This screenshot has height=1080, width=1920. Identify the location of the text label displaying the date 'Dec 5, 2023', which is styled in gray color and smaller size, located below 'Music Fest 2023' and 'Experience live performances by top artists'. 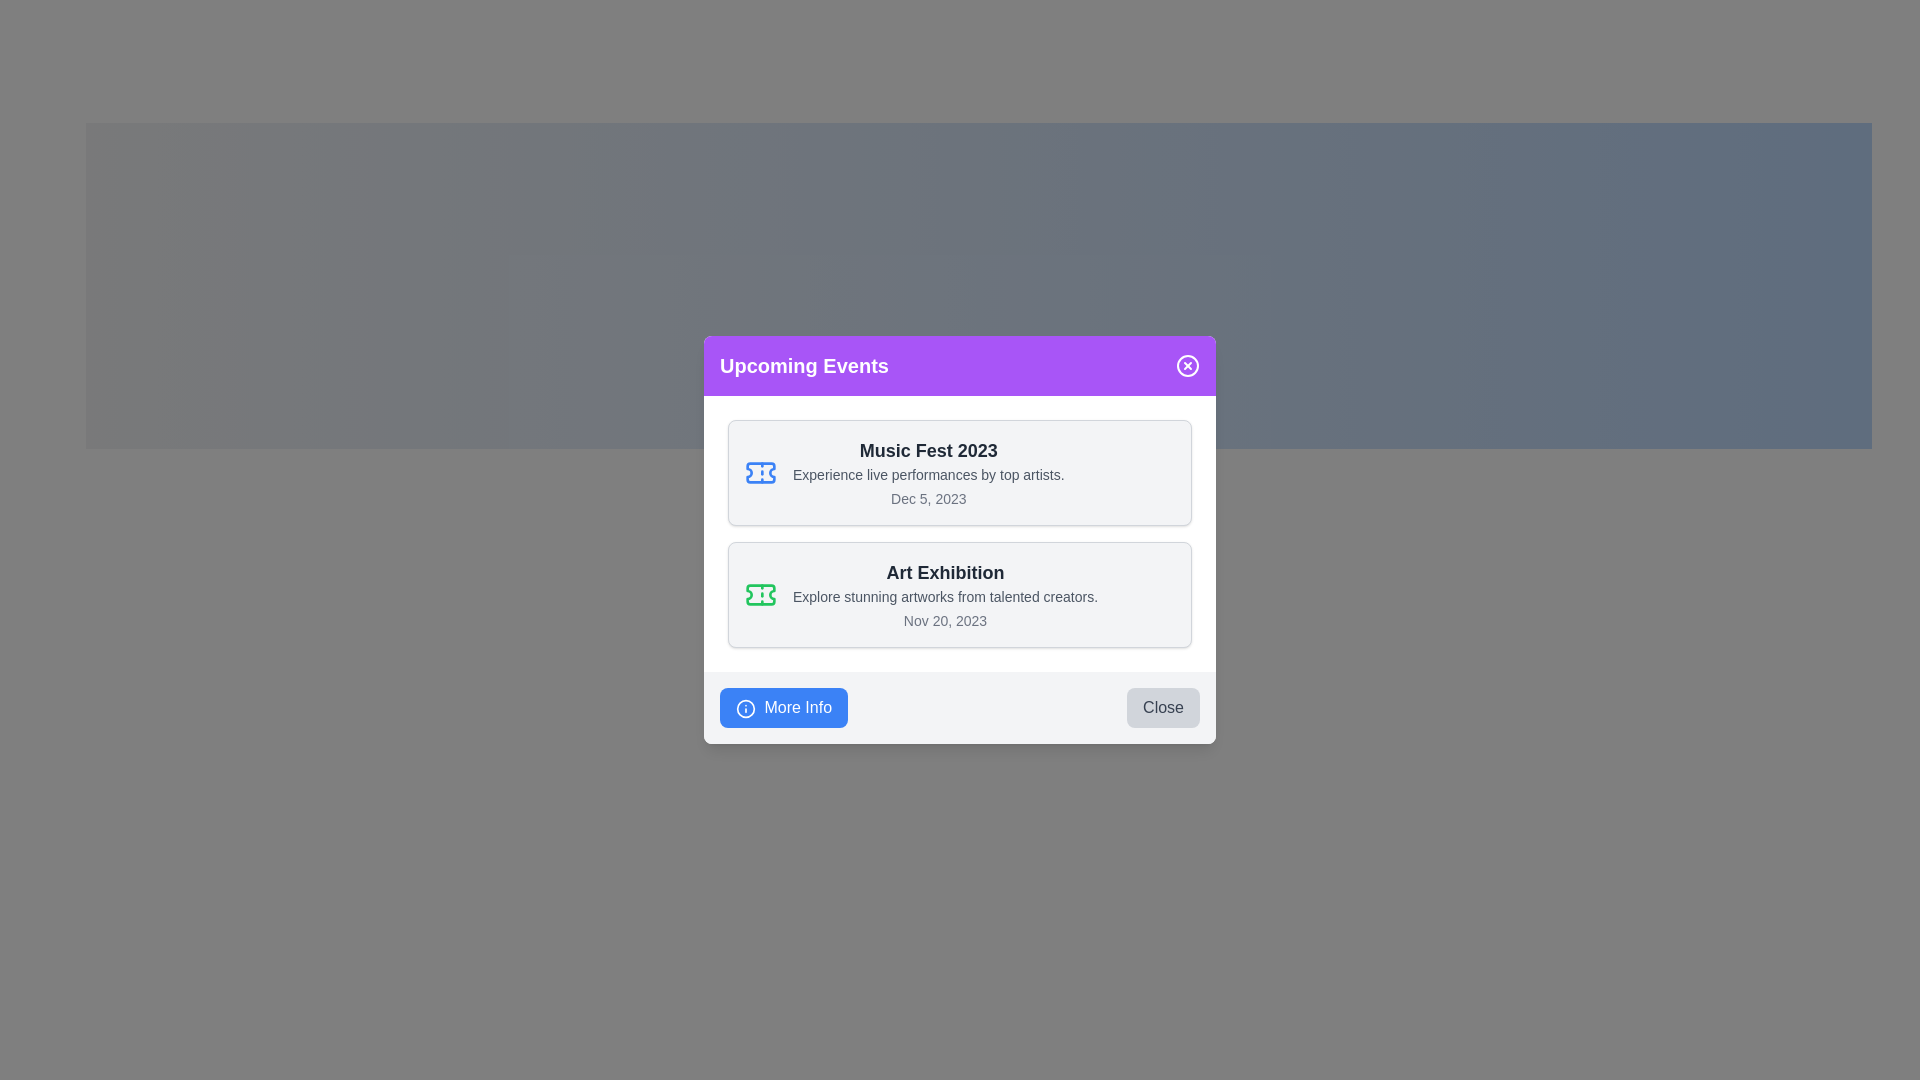
(927, 497).